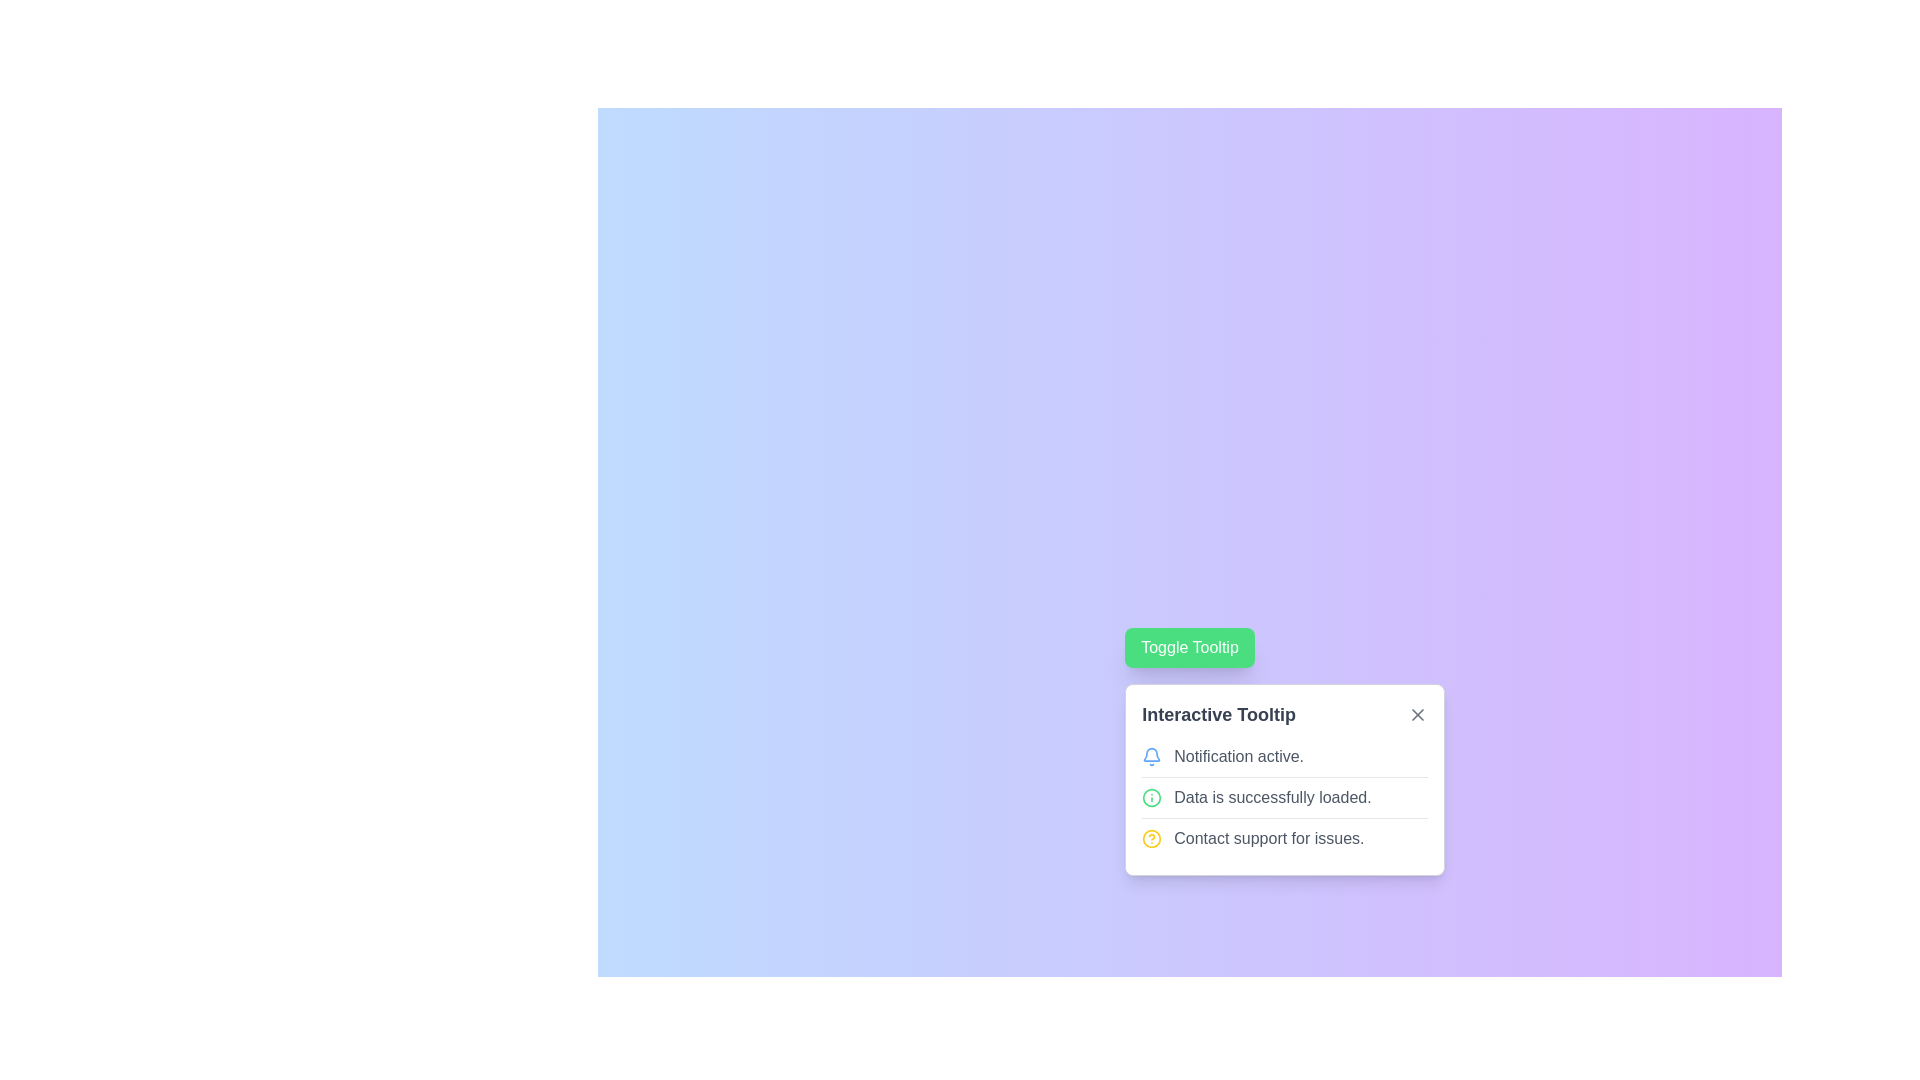 This screenshot has width=1920, height=1080. What do you see at coordinates (1285, 778) in the screenshot?
I see `the icons in the Interactive Tooltip that appears below the 'Toggle Tooltip' green button` at bounding box center [1285, 778].